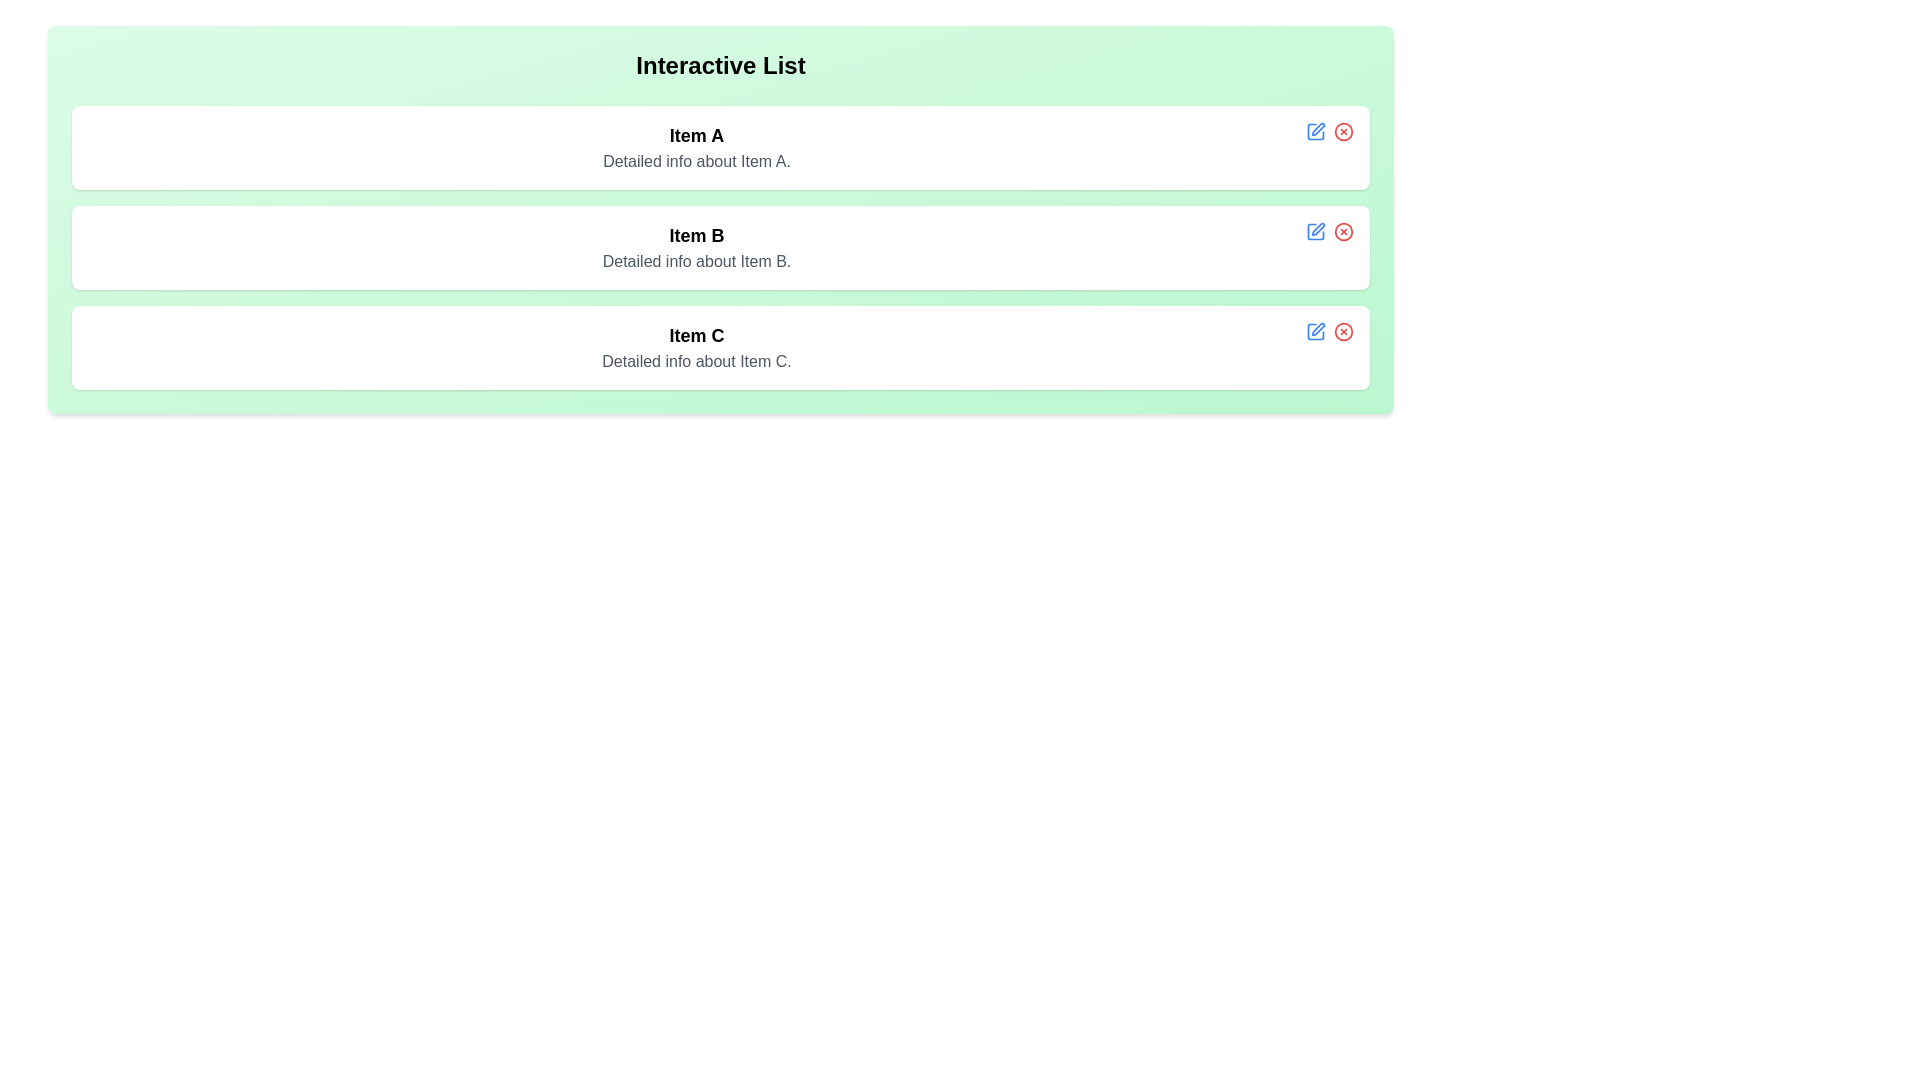 The image size is (1920, 1080). Describe the element at coordinates (1318, 228) in the screenshot. I see `the pending action icon button, which is a small pen icon in the second row of the interactive list, to possibly see a tooltip` at that location.